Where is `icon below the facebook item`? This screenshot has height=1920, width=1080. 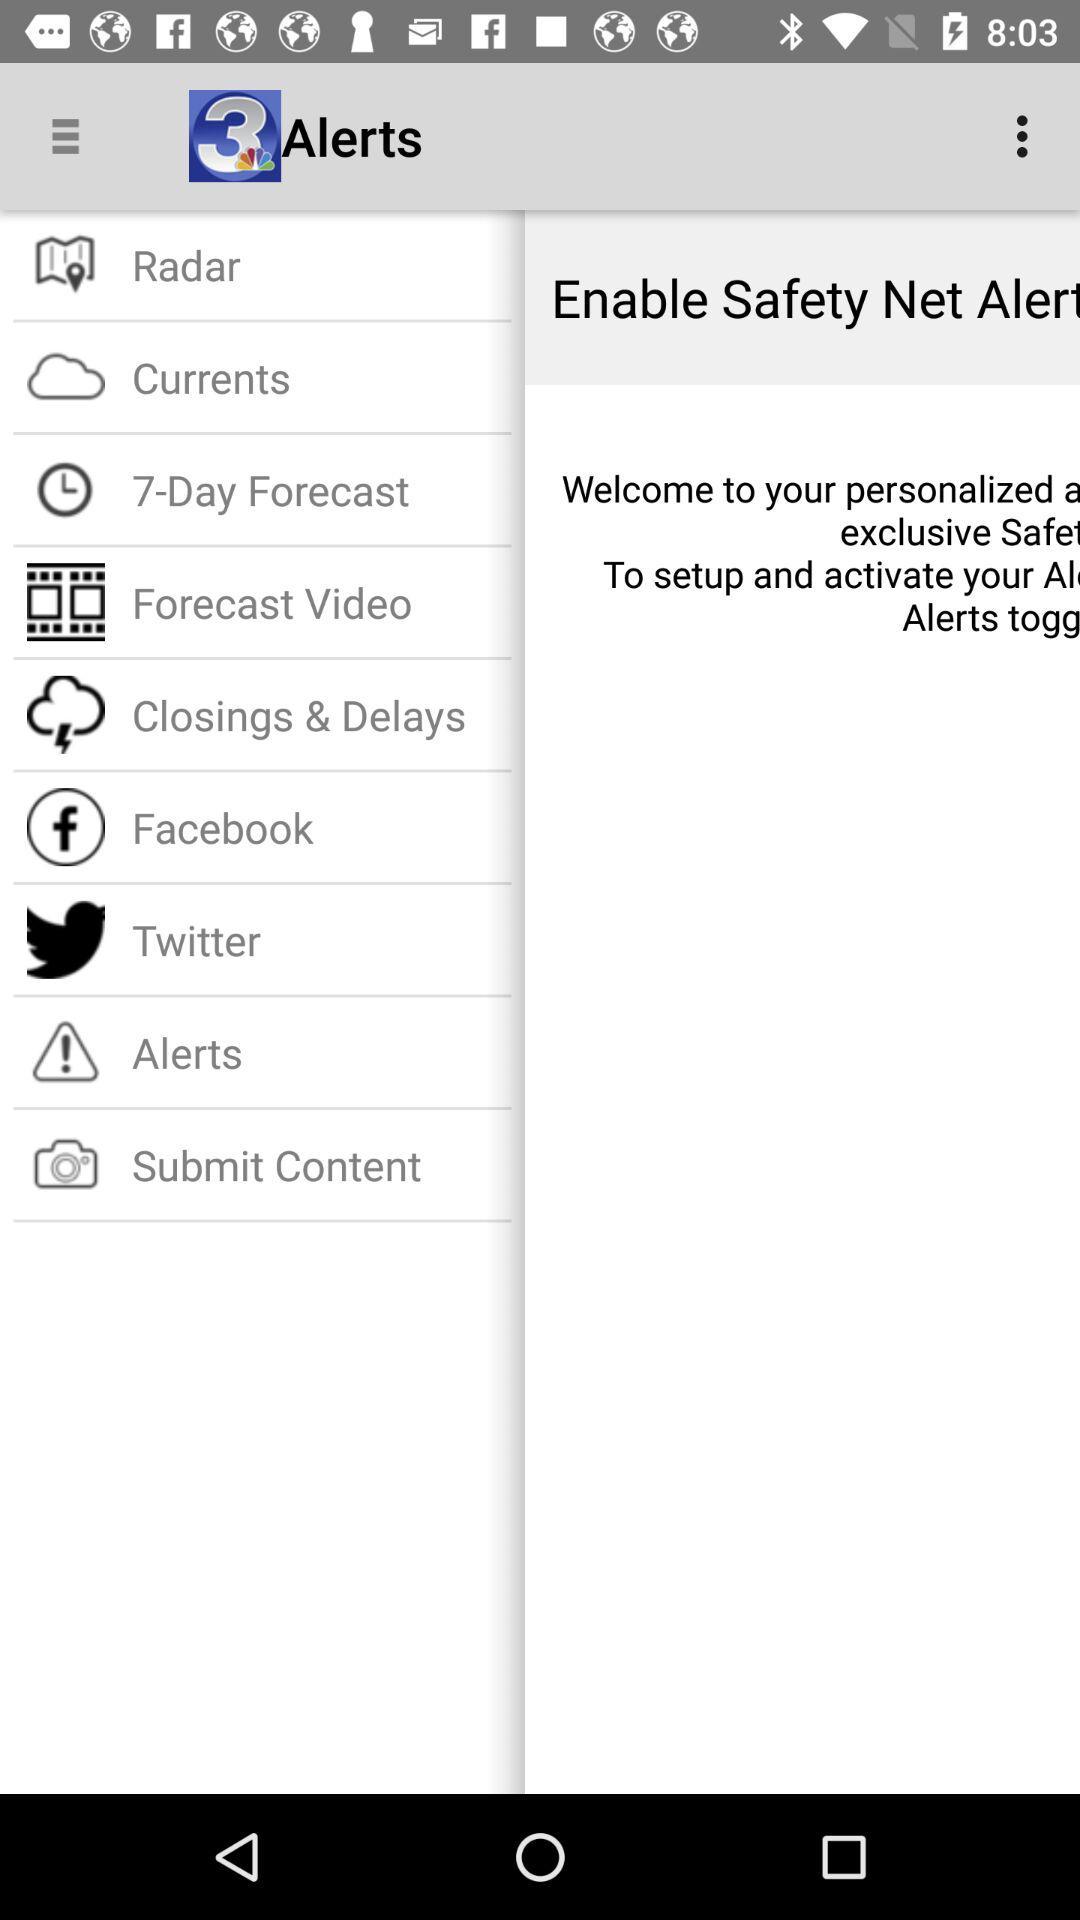
icon below the facebook item is located at coordinates (315, 938).